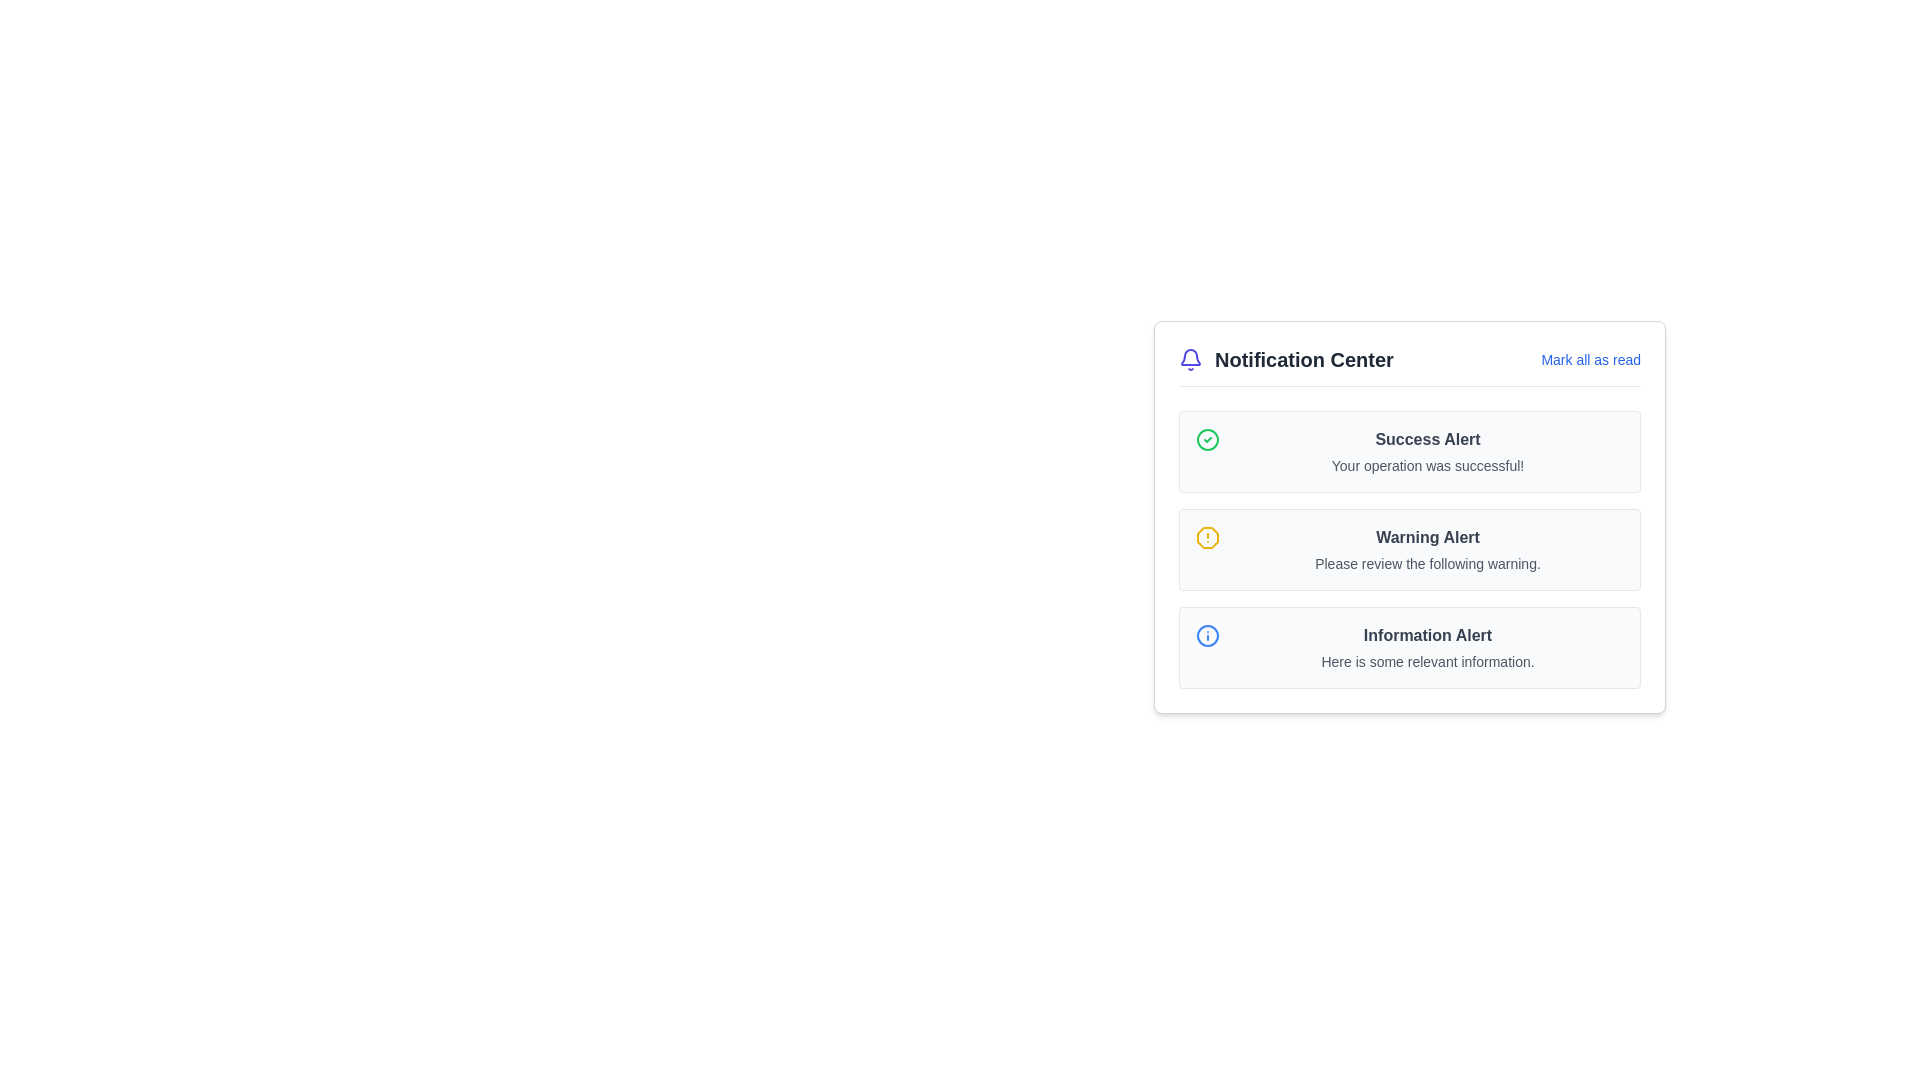 The image size is (1920, 1080). I want to click on the text label that reads 'Here is some relevant information.' which is styled with a smaller font size and gray color, located at the bottom of the third notification in the Notification Center interface, so click(1427, 662).